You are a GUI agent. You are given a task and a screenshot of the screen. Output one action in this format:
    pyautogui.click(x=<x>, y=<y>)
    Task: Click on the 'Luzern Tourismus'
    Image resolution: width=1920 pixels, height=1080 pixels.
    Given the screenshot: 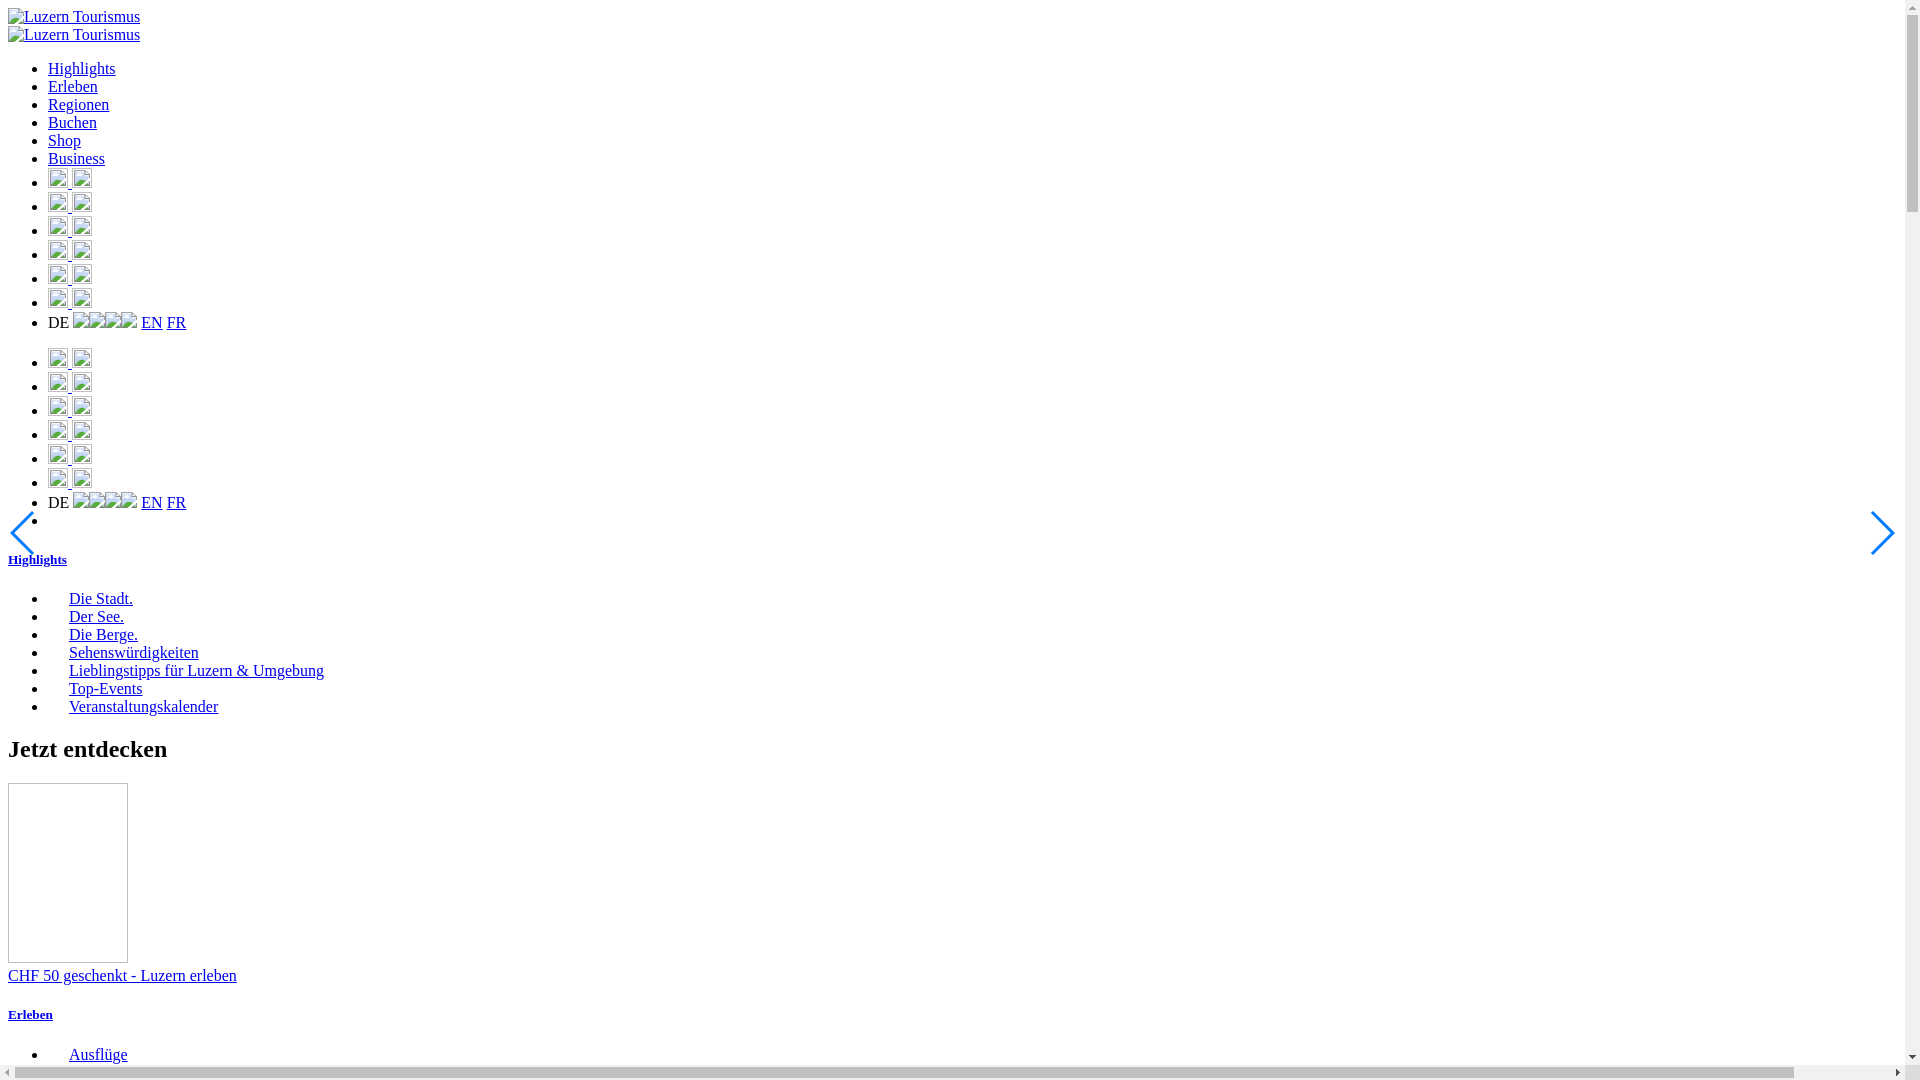 What is the action you would take?
    pyautogui.click(x=8, y=34)
    